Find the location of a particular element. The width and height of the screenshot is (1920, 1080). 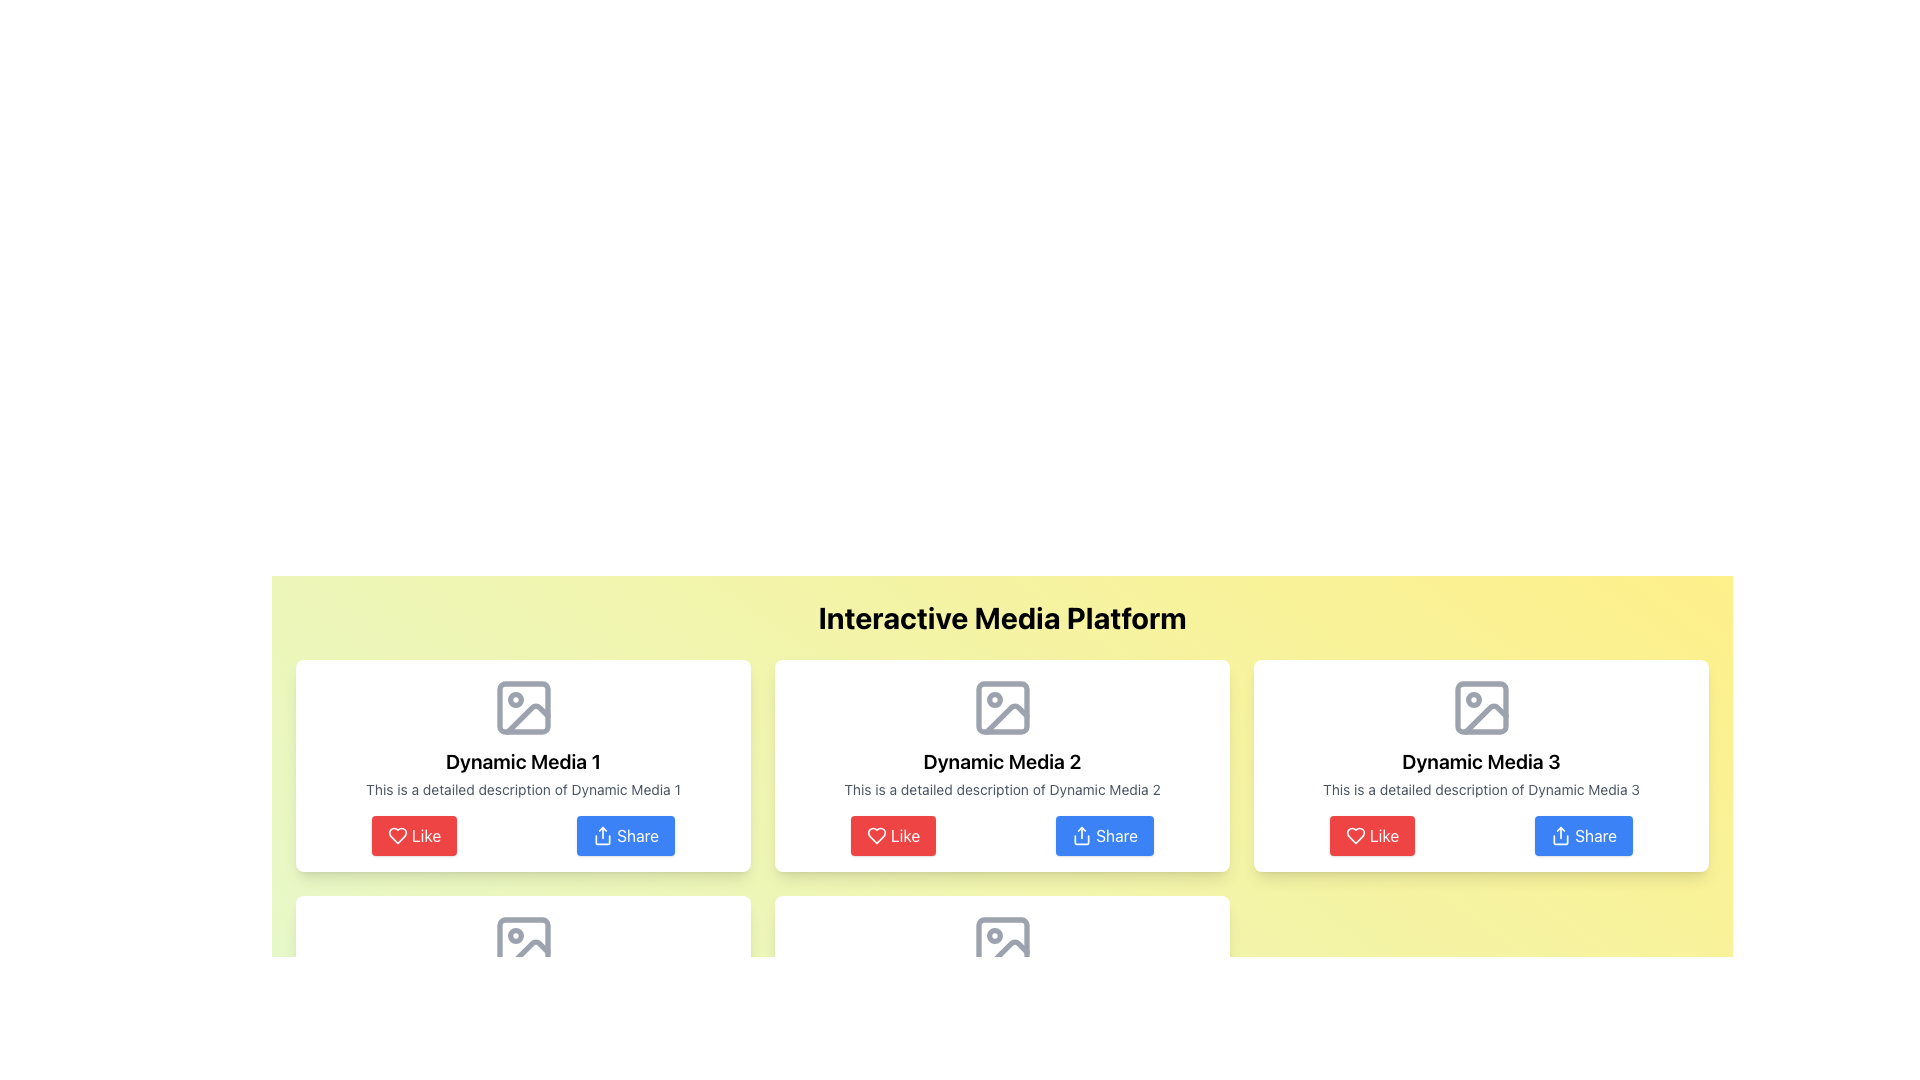

the content display element that features a gray image icon above the text 'Dynamic Media 3' and a description below it, located on the third card in a horizontal layout with a yellow background is located at coordinates (1481, 737).